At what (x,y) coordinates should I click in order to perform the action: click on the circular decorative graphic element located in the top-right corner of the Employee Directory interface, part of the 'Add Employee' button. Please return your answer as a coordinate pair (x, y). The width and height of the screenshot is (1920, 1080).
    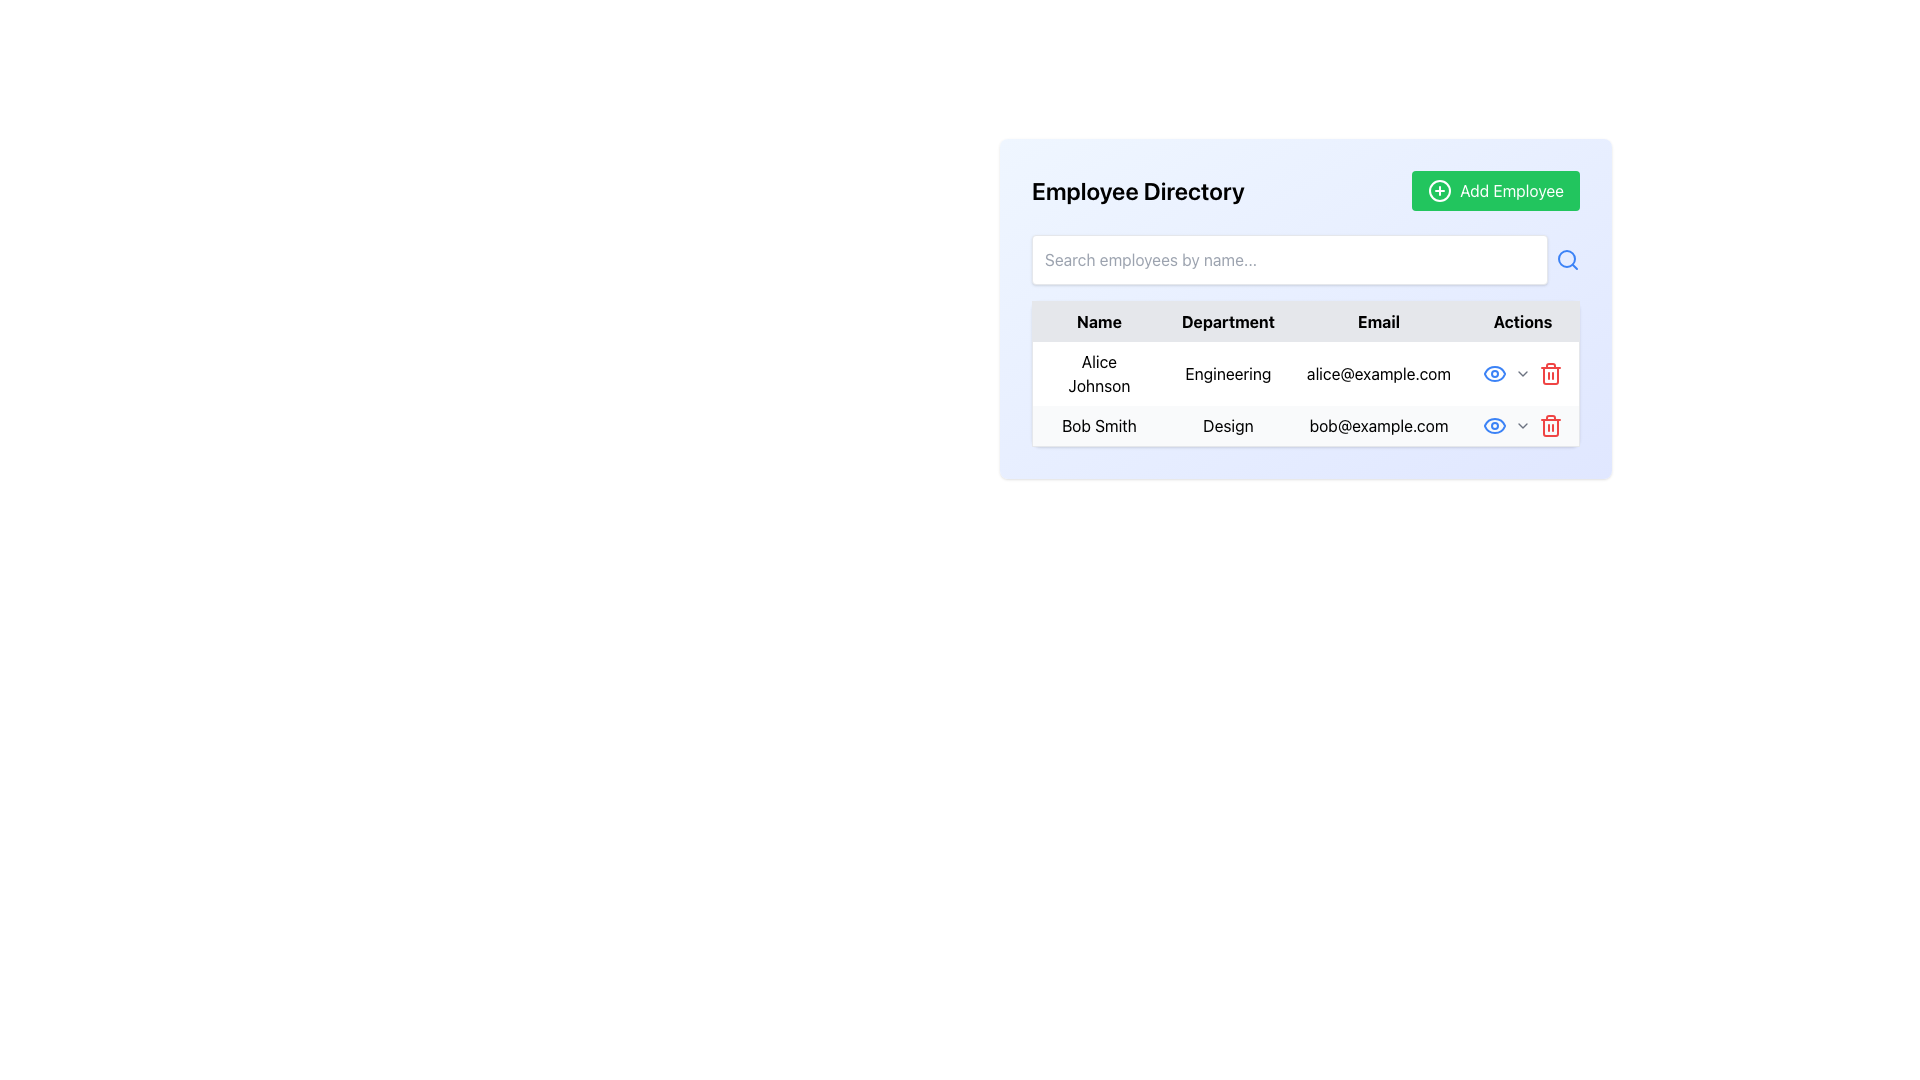
    Looking at the image, I should click on (1440, 191).